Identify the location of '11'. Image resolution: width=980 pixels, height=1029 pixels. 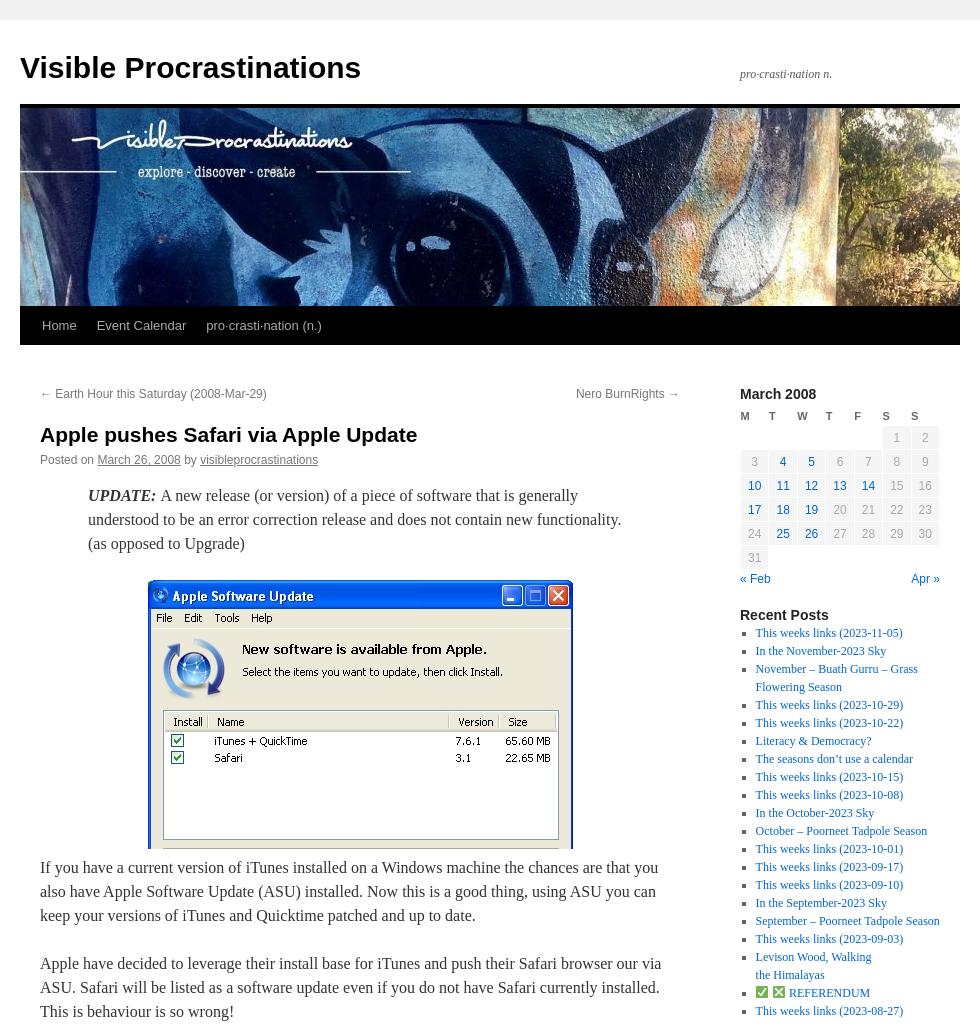
(782, 485).